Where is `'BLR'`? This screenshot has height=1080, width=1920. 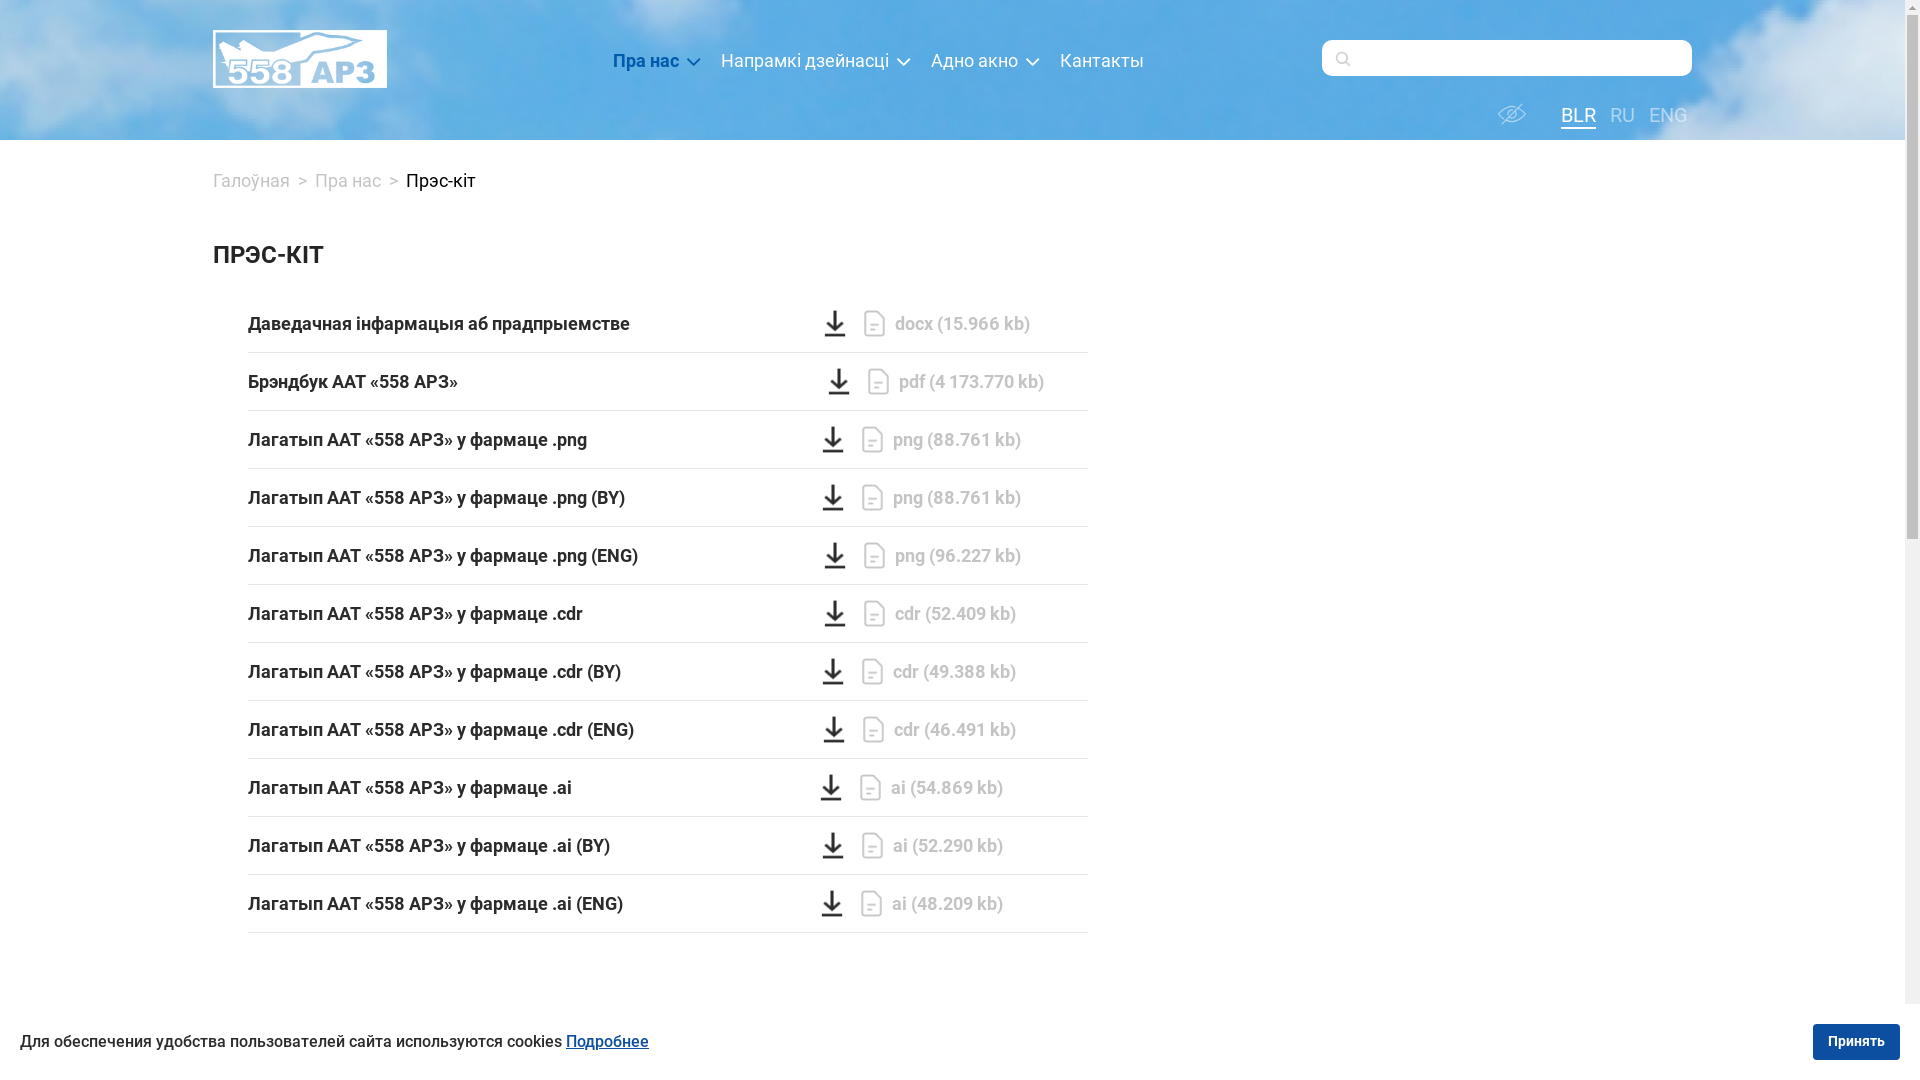 'BLR' is located at coordinates (1574, 115).